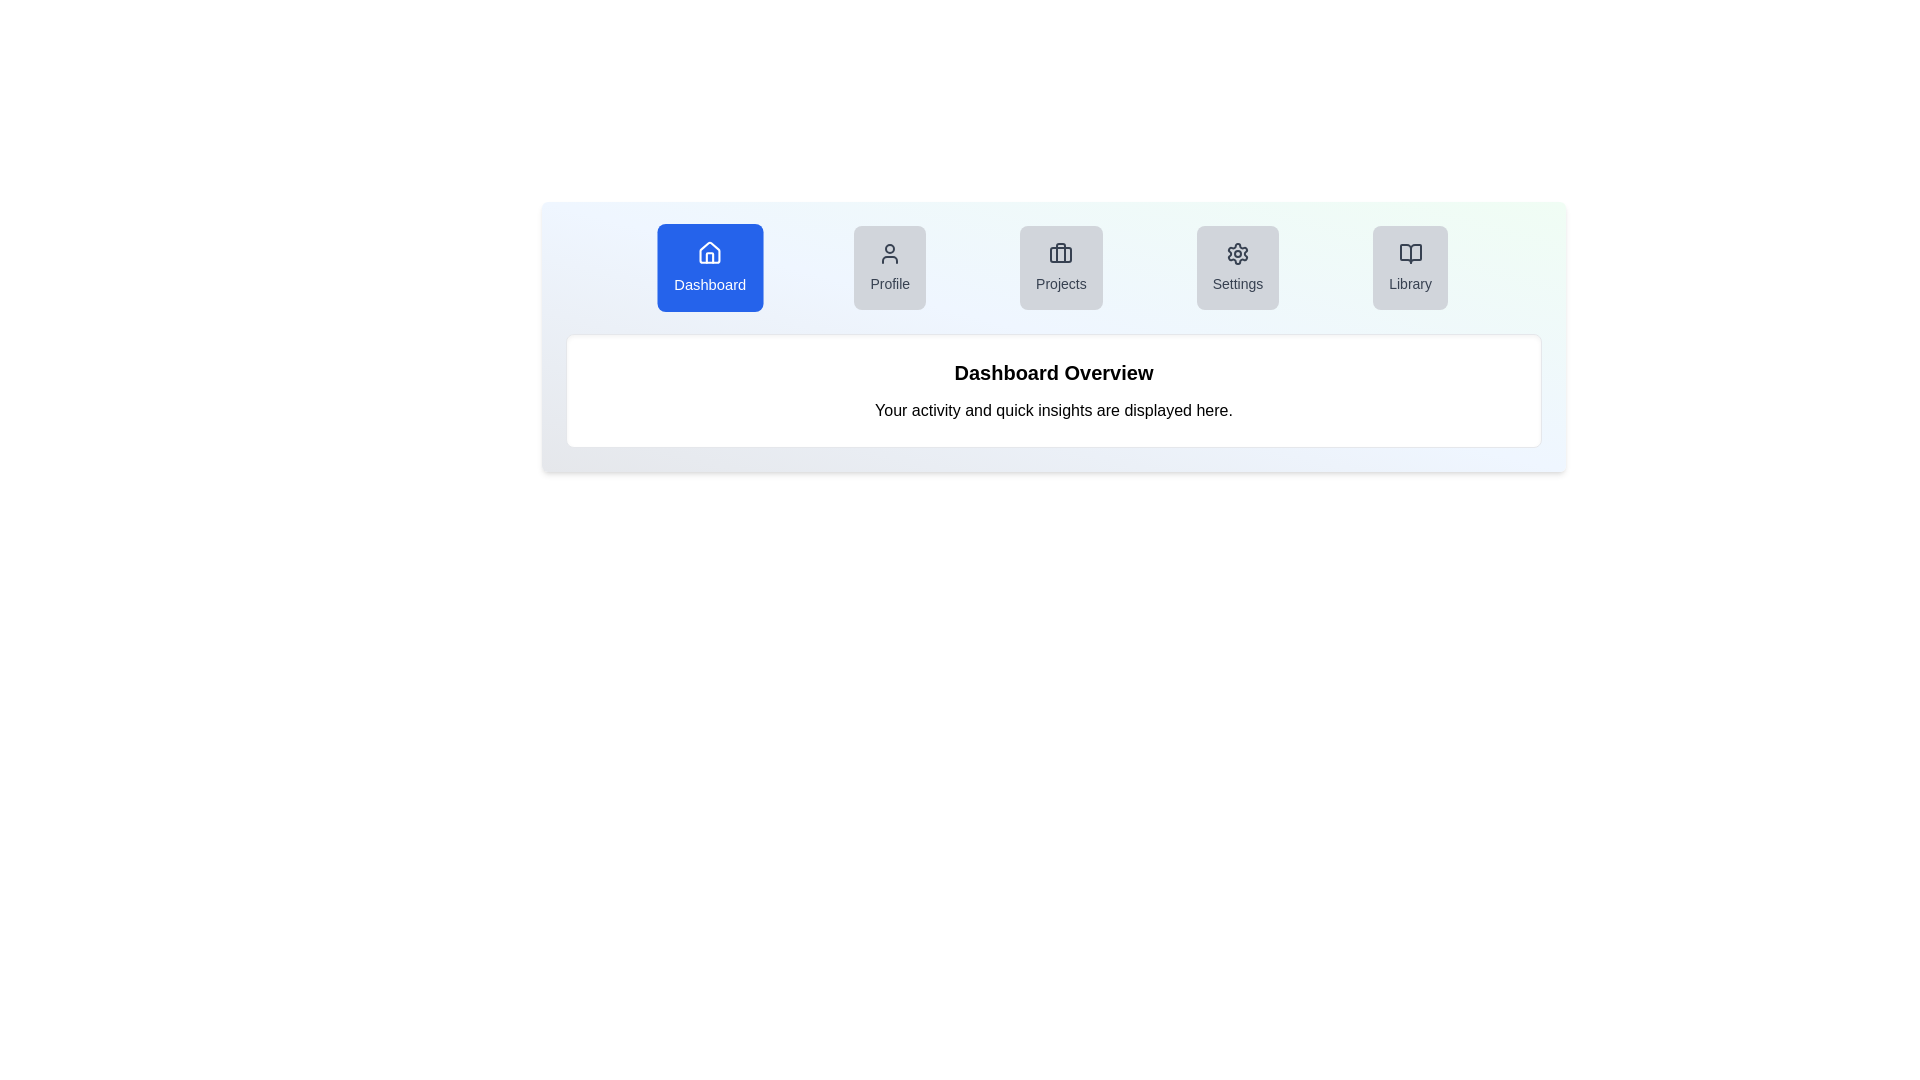  Describe the element at coordinates (889, 253) in the screenshot. I see `the profile icon, which serves as a visual representation for user account settings, located near the top center of the interface, above the text 'Profile'` at that location.